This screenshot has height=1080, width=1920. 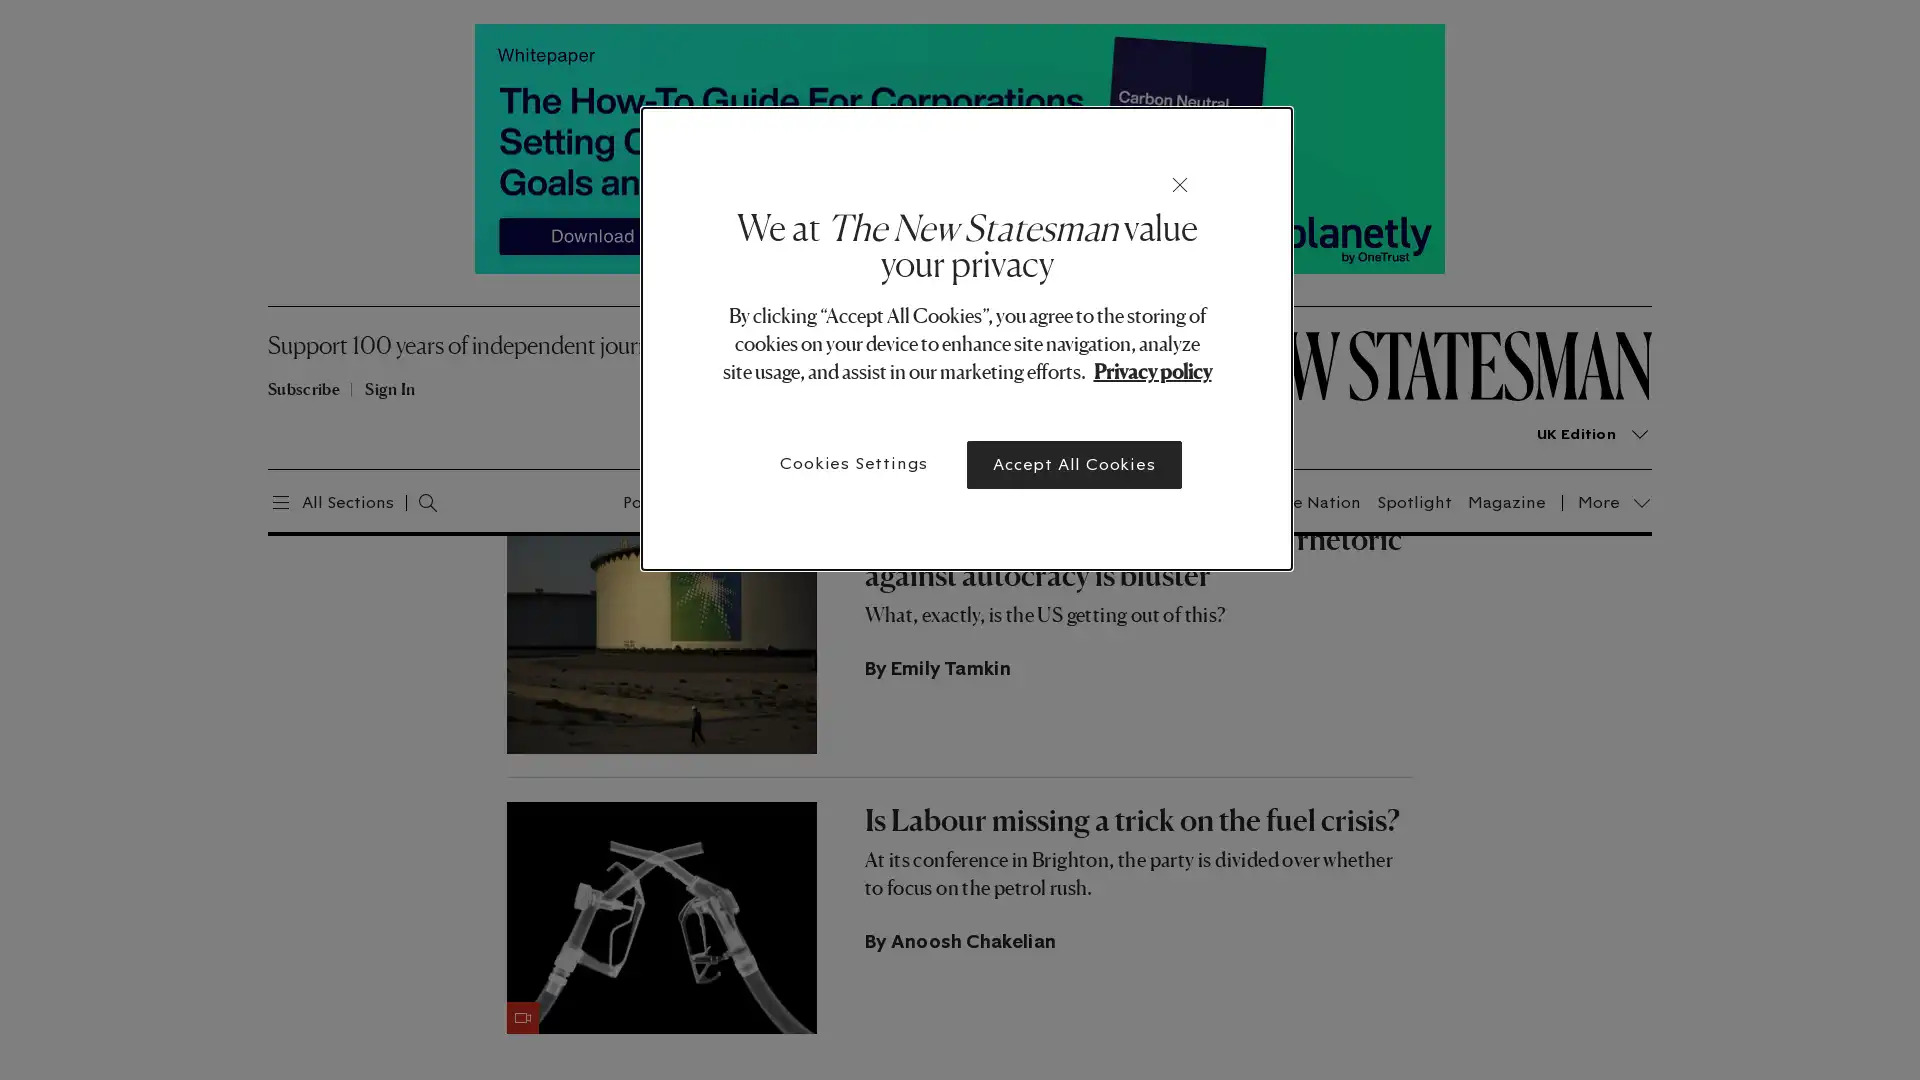 What do you see at coordinates (1073, 465) in the screenshot?
I see `Accept All Cookies` at bounding box center [1073, 465].